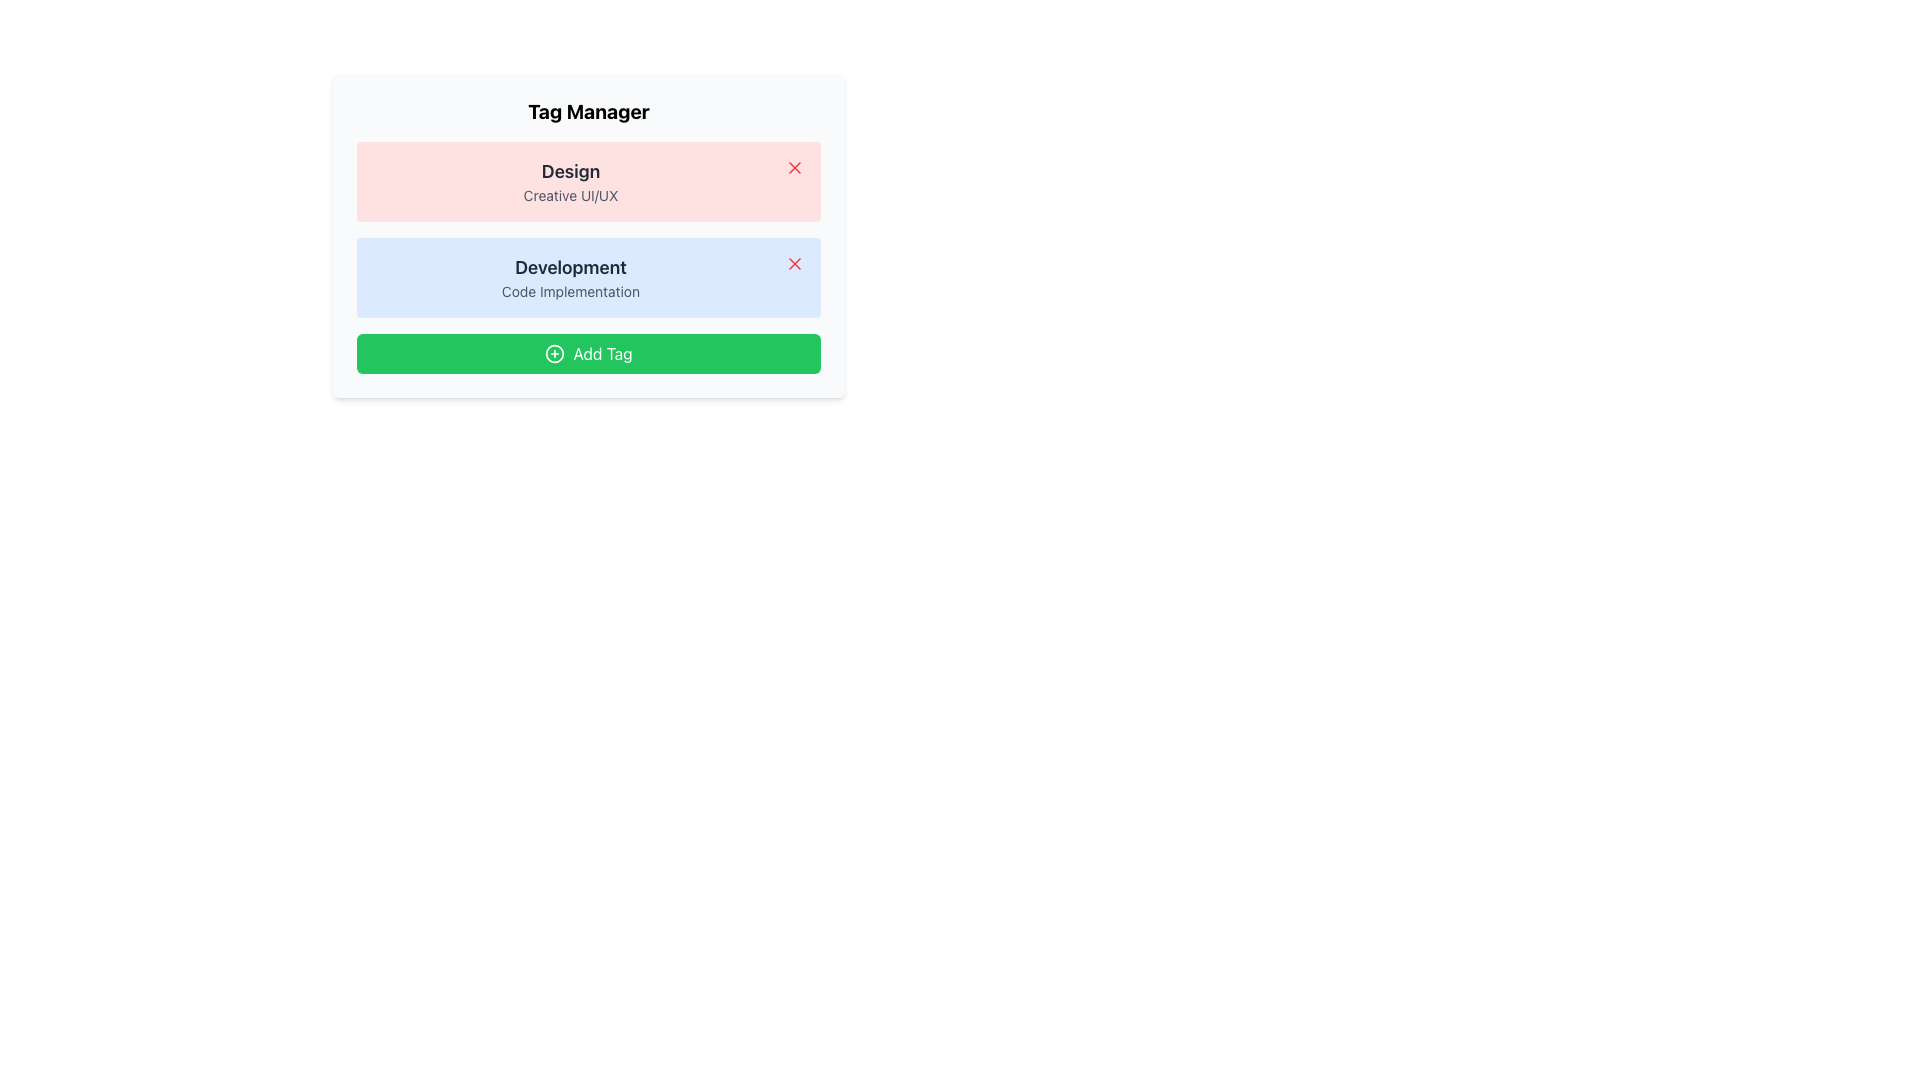 This screenshot has height=1080, width=1920. What do you see at coordinates (570, 196) in the screenshot?
I see `the label with gray text reading 'Creative UI/UX' located below the header 'Design' in a light pink section` at bounding box center [570, 196].